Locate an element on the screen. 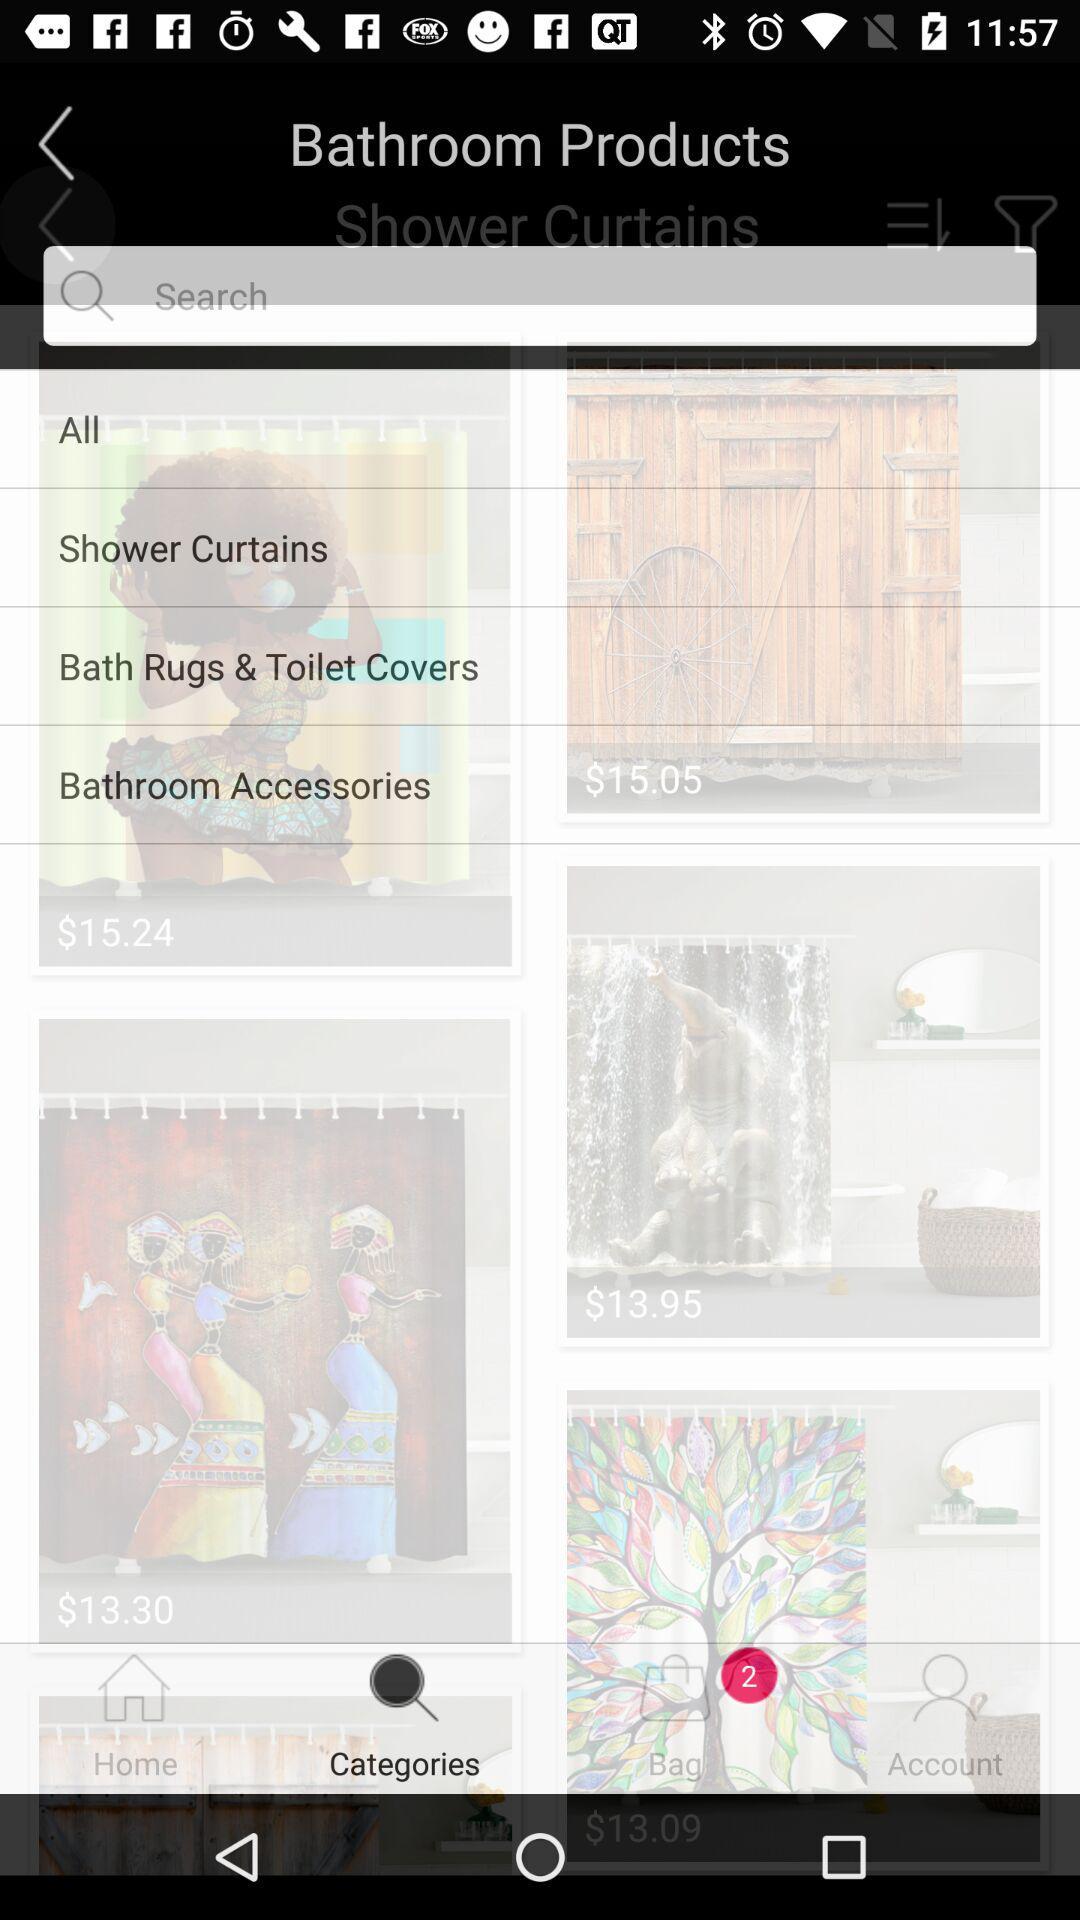  the arrow_backward icon is located at coordinates (55, 142).